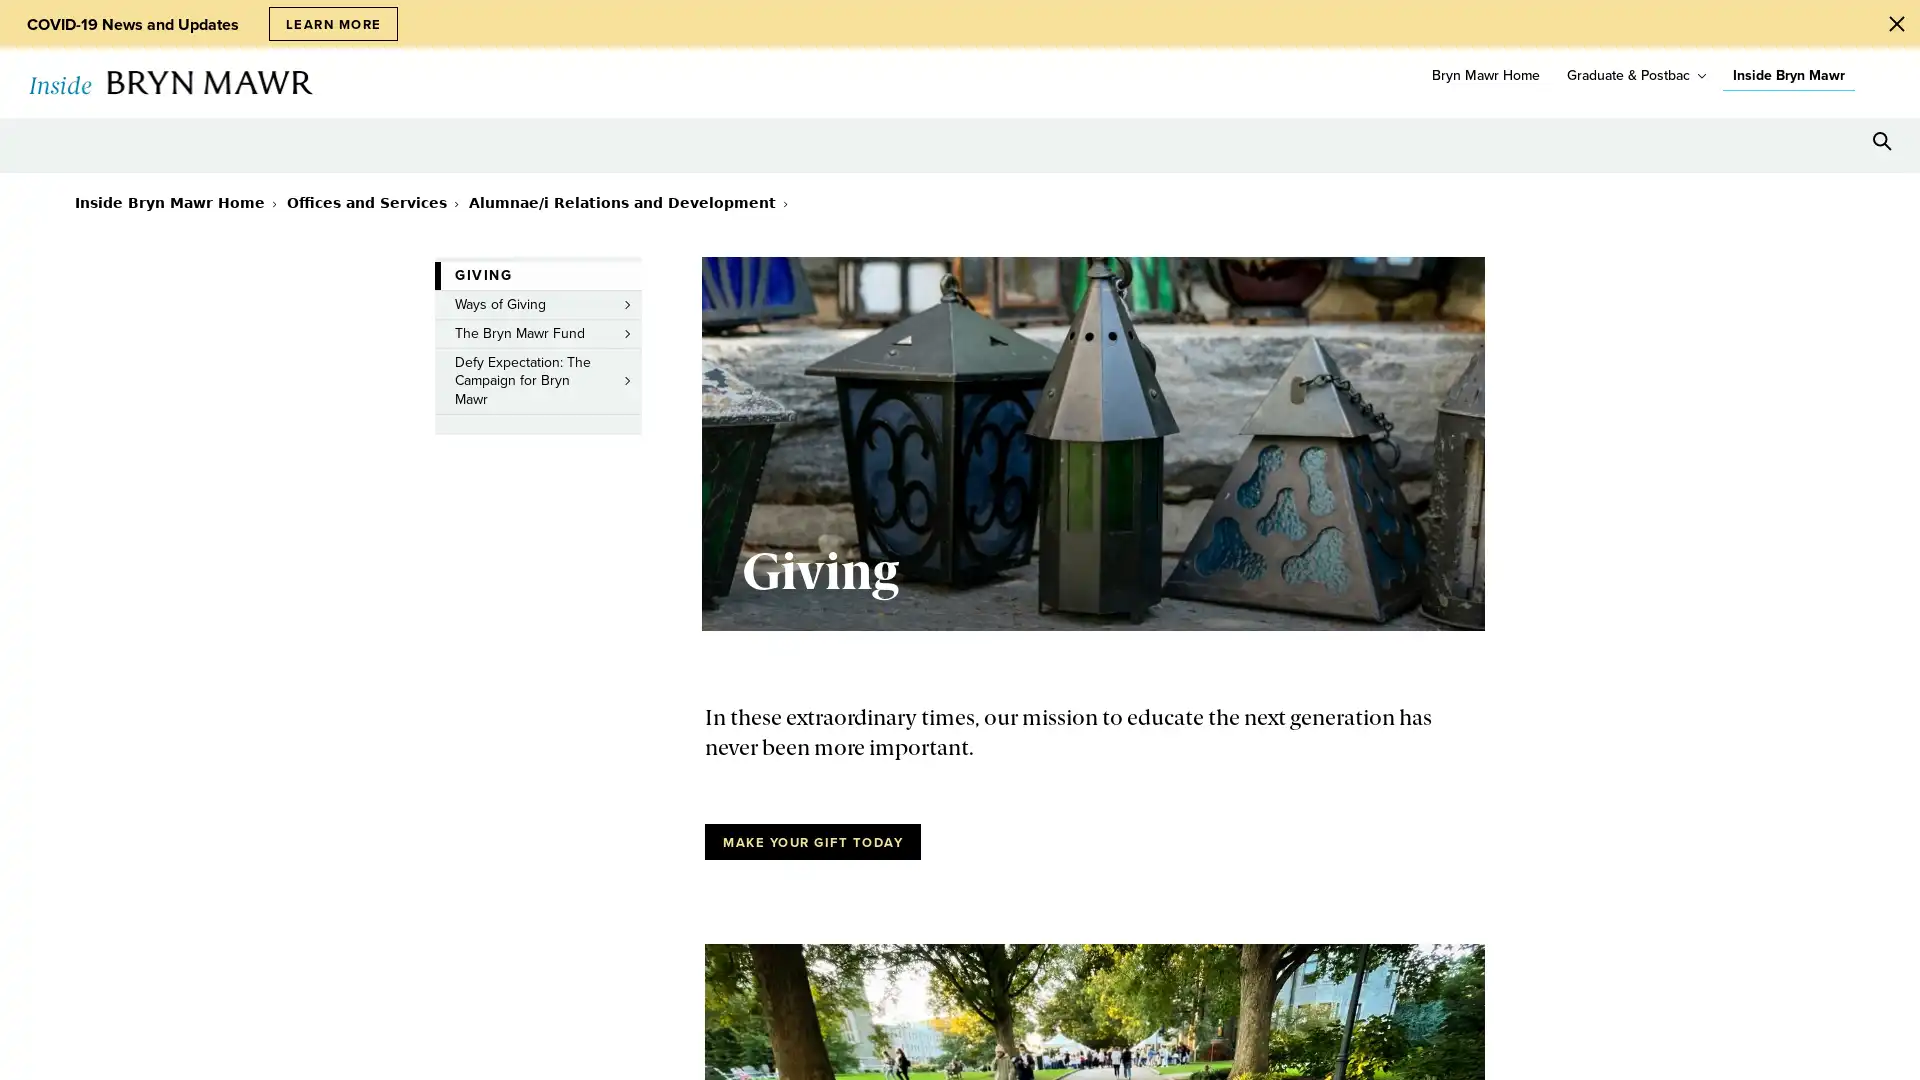 This screenshot has height=1080, width=1920. What do you see at coordinates (897, 130) in the screenshot?
I see `toggle submenu` at bounding box center [897, 130].